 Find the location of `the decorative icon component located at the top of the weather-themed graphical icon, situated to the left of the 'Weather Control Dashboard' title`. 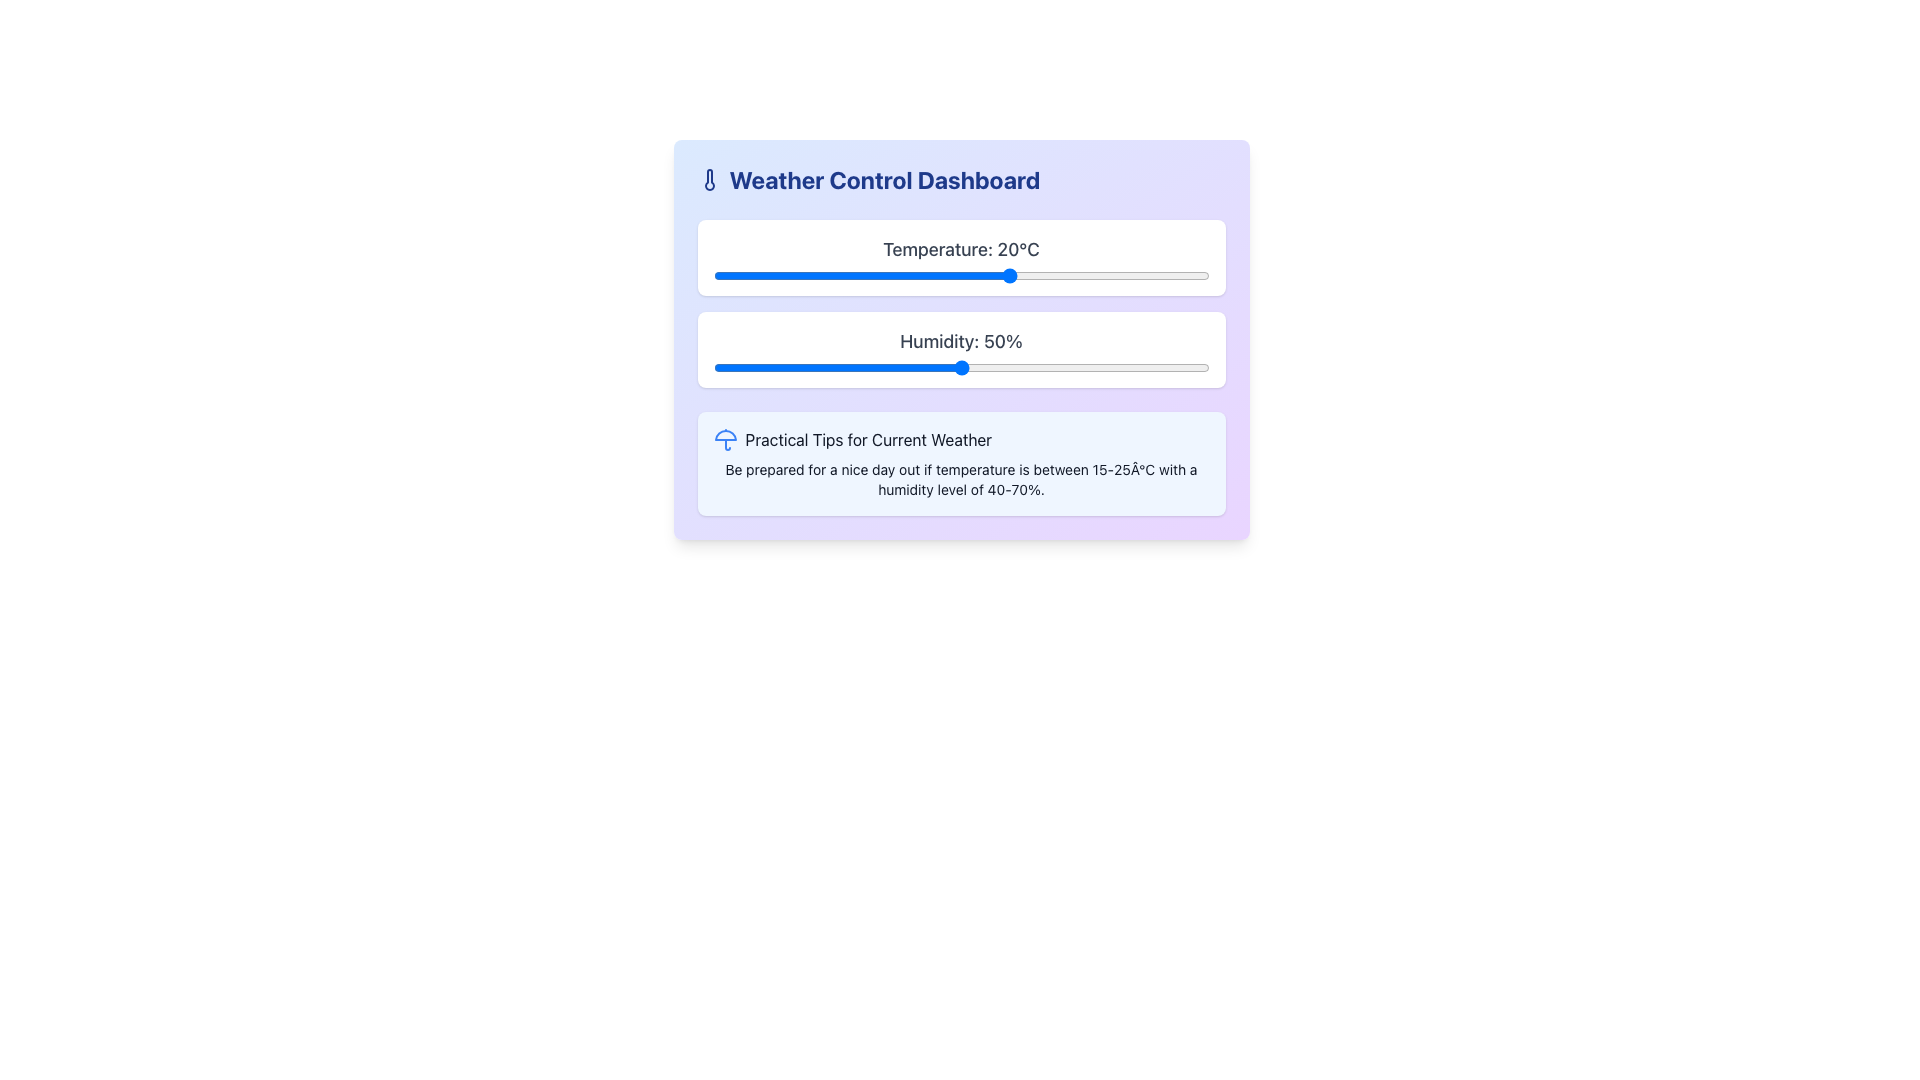

the decorative icon component located at the top of the weather-themed graphical icon, situated to the left of the 'Weather Control Dashboard' title is located at coordinates (724, 434).